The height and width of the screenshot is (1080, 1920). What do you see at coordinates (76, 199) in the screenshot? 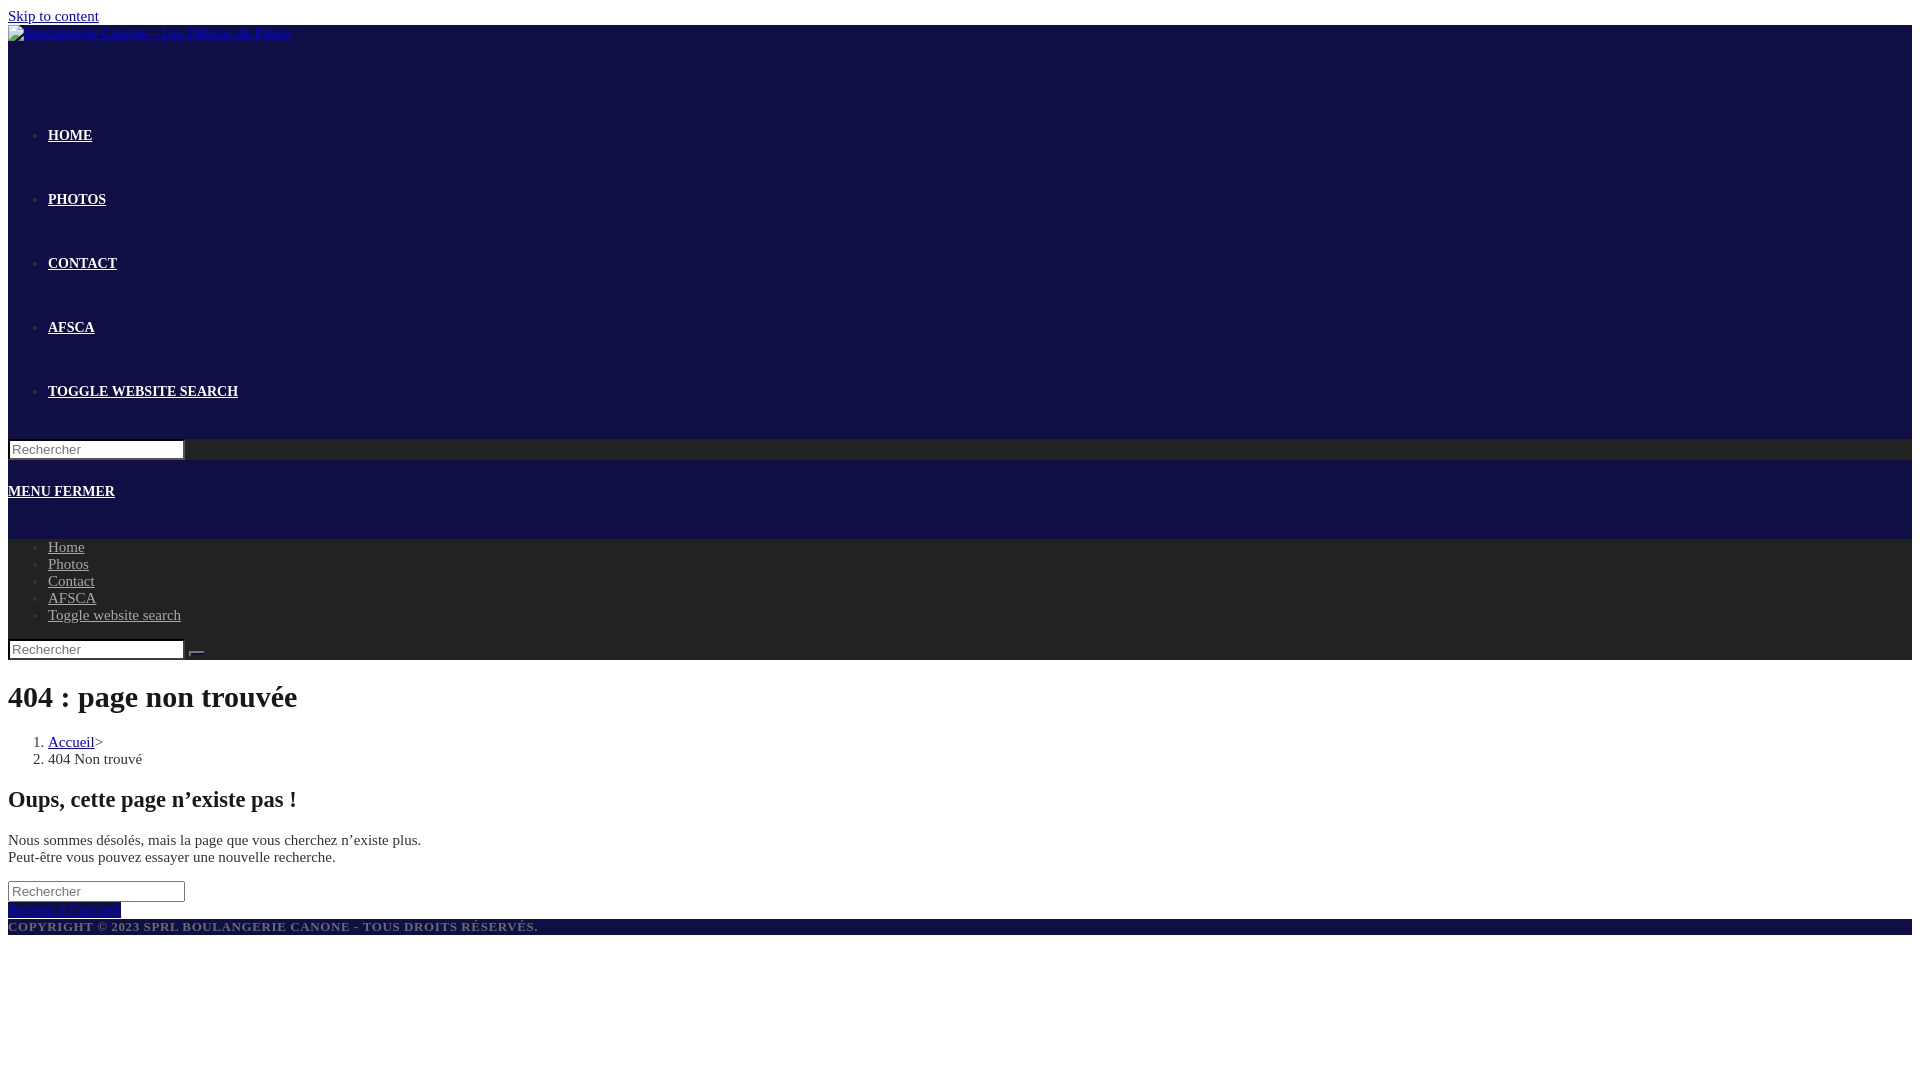
I see `'PHOTOS'` at bounding box center [76, 199].